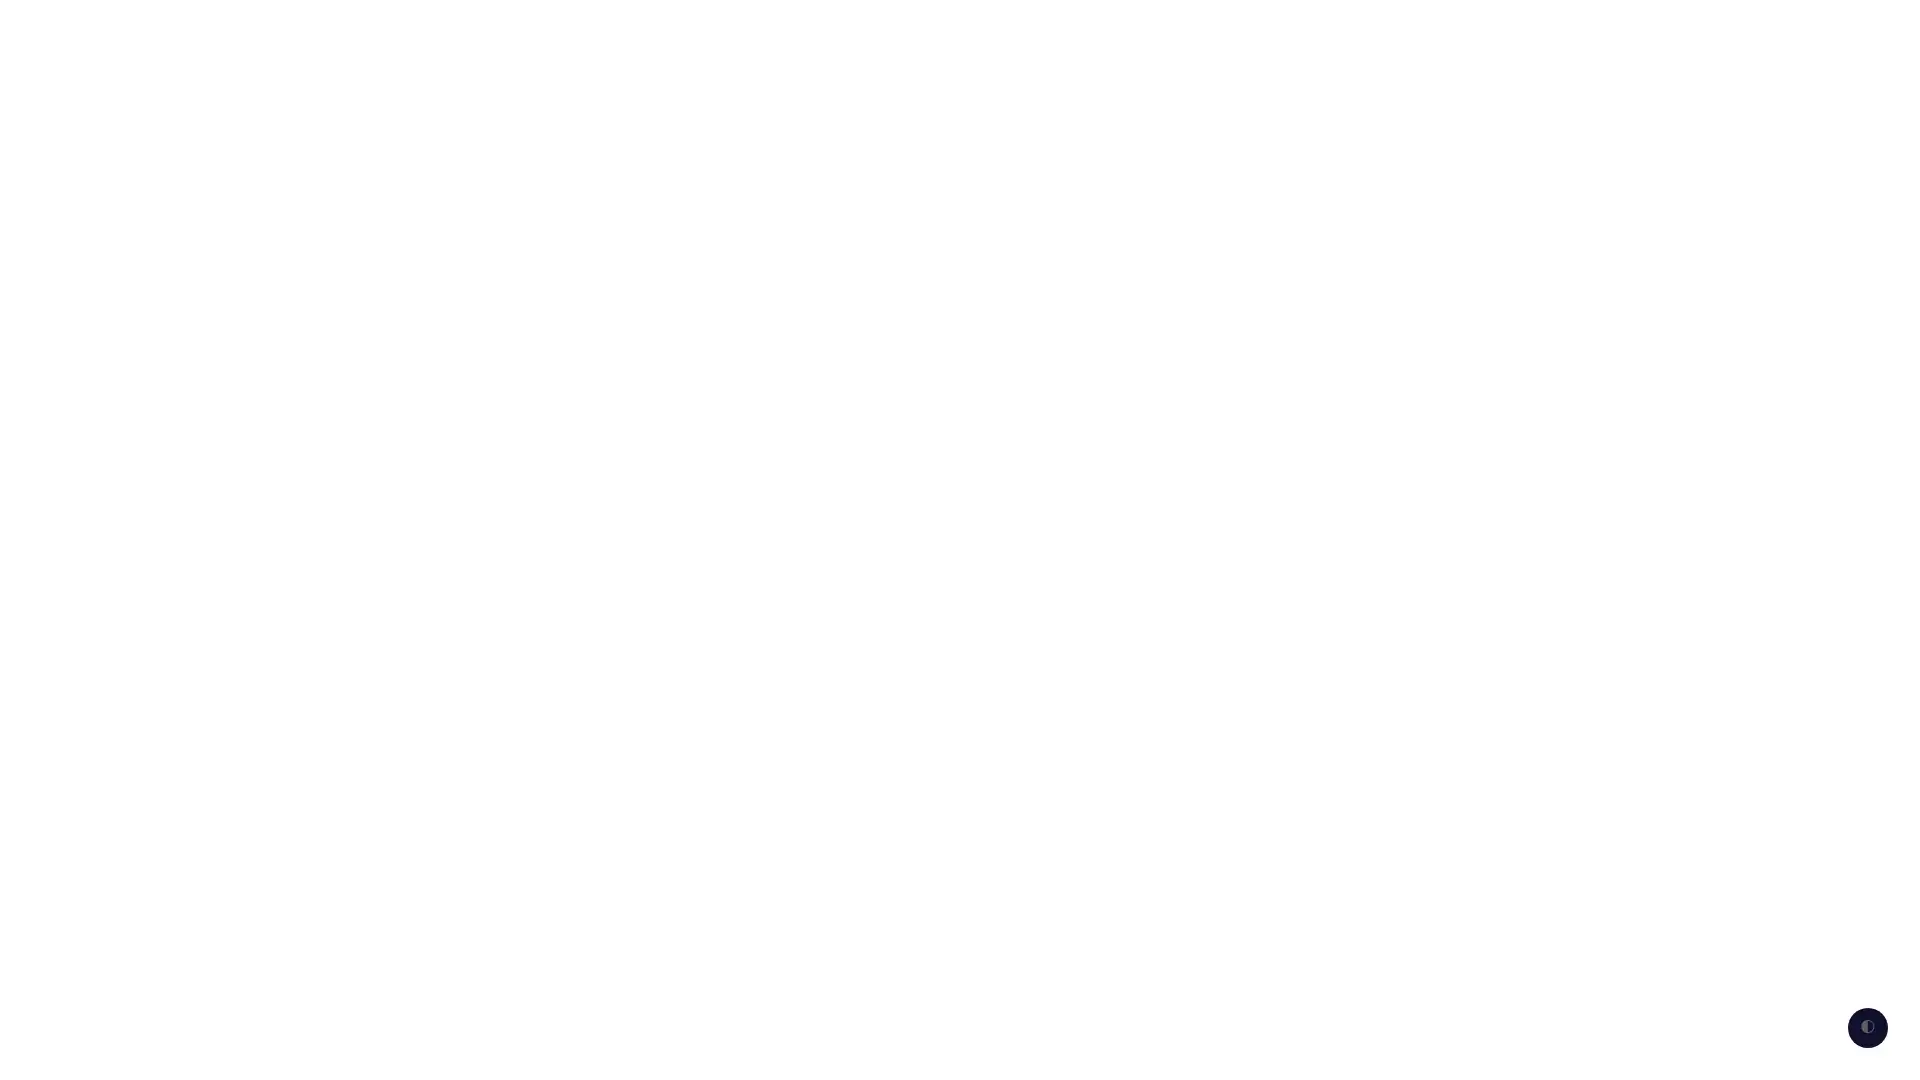 This screenshot has height=1080, width=1920. What do you see at coordinates (1450, 30) in the screenshot?
I see `Feedback` at bounding box center [1450, 30].